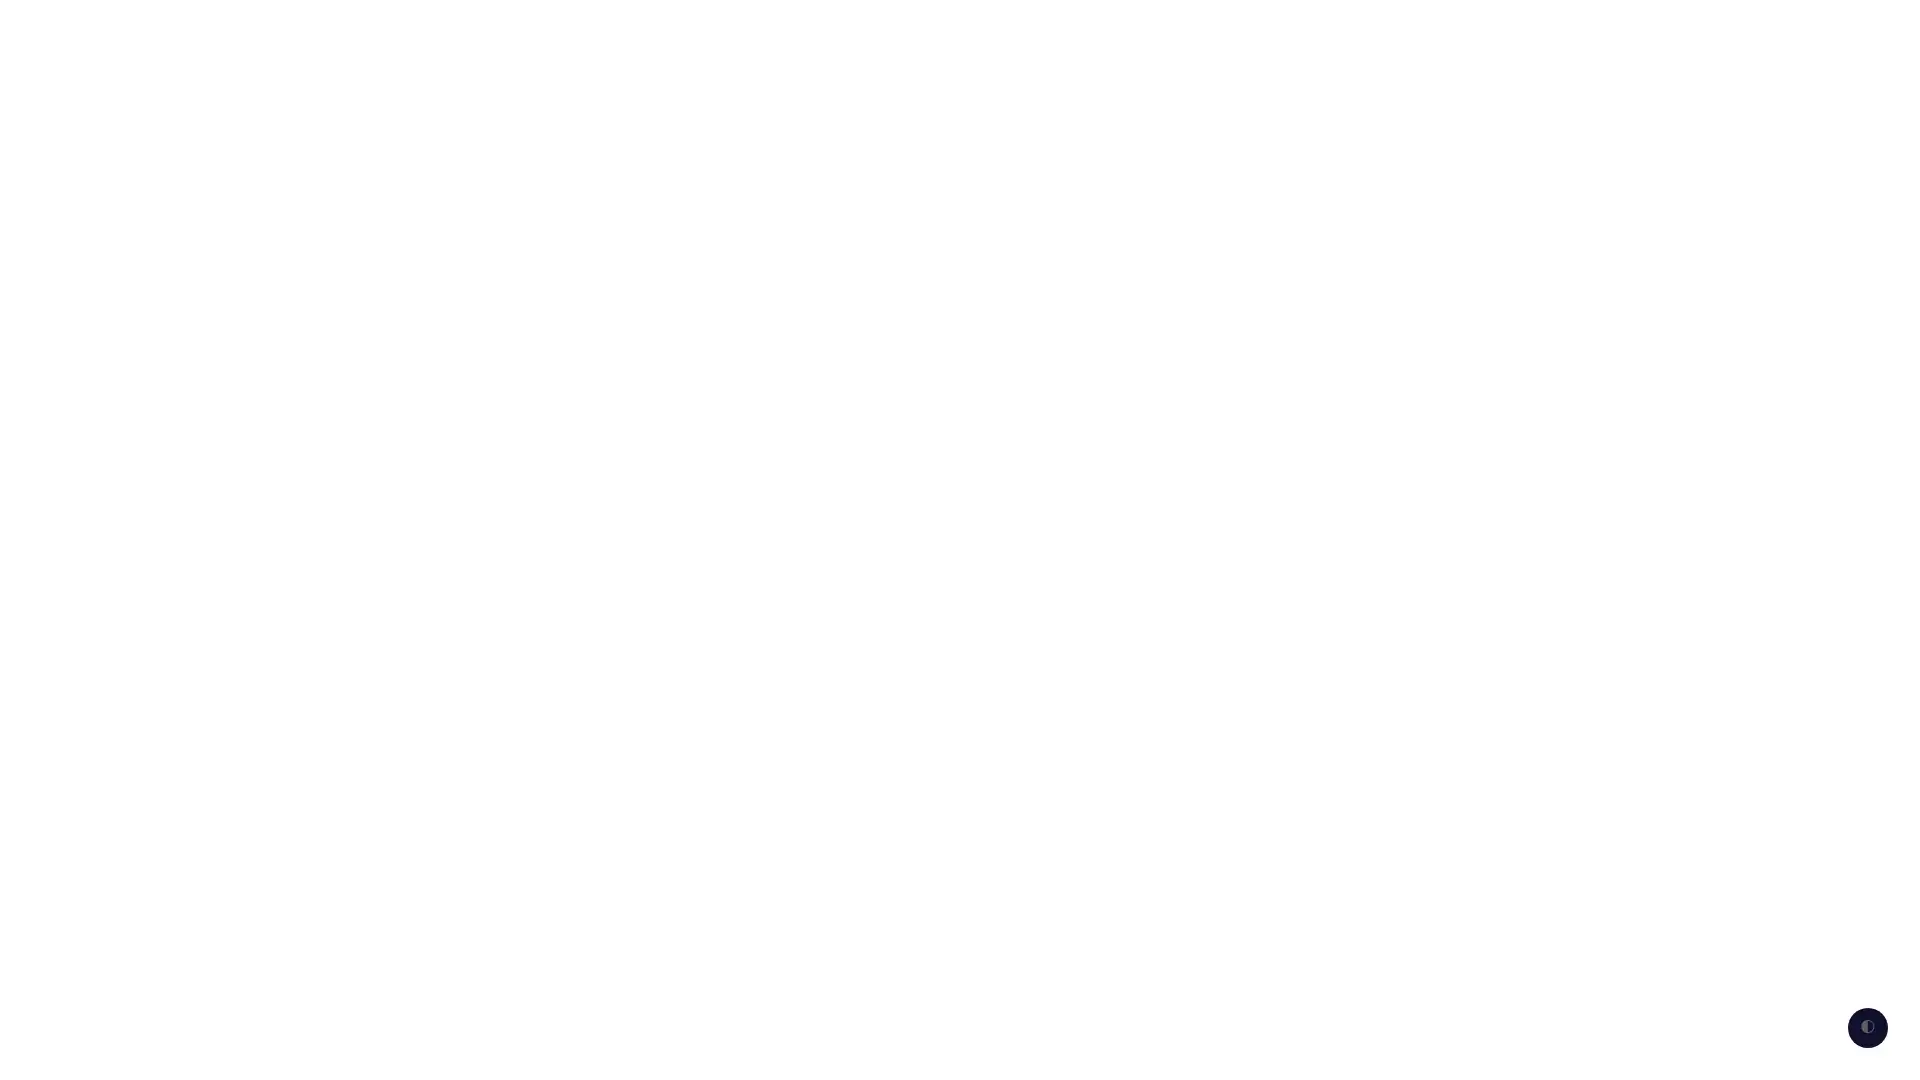 This screenshot has height=1080, width=1920. What do you see at coordinates (1450, 30) in the screenshot?
I see `Feedback` at bounding box center [1450, 30].